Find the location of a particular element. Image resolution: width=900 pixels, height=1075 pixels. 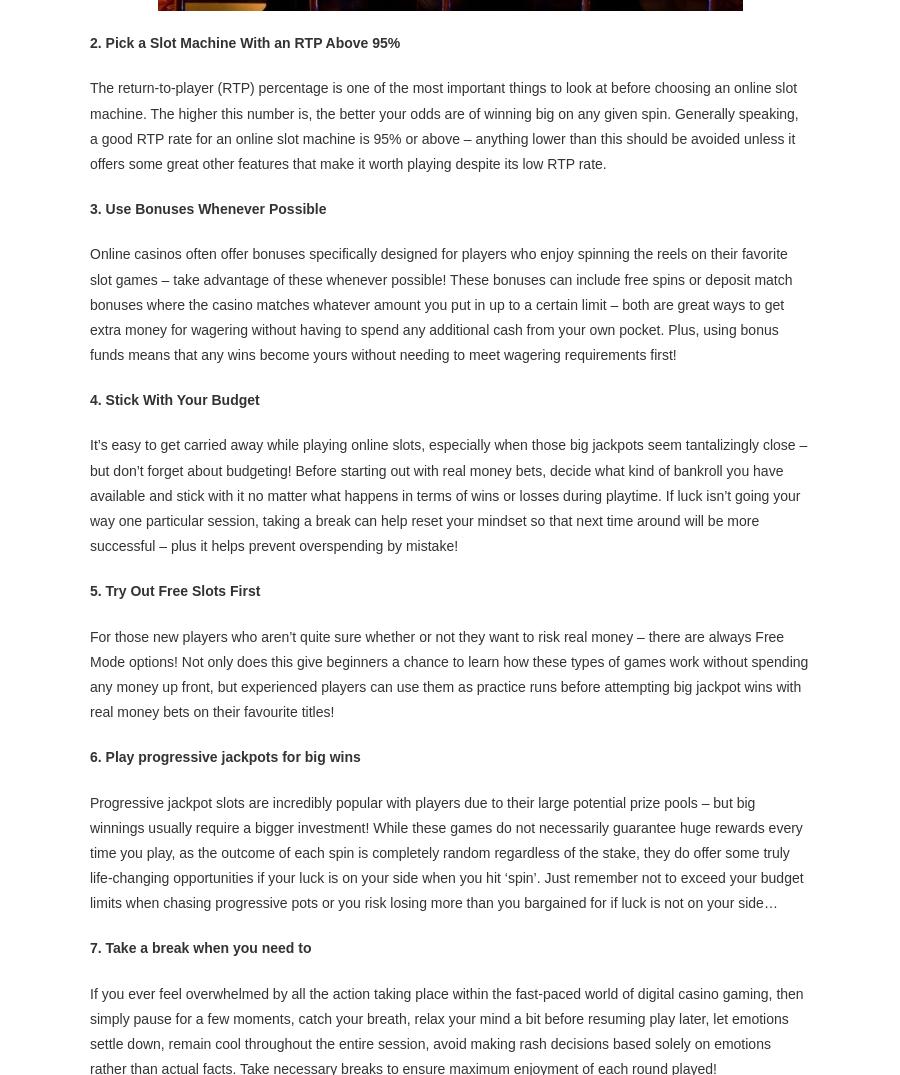

'4. Stick With Your Budget' is located at coordinates (174, 399).